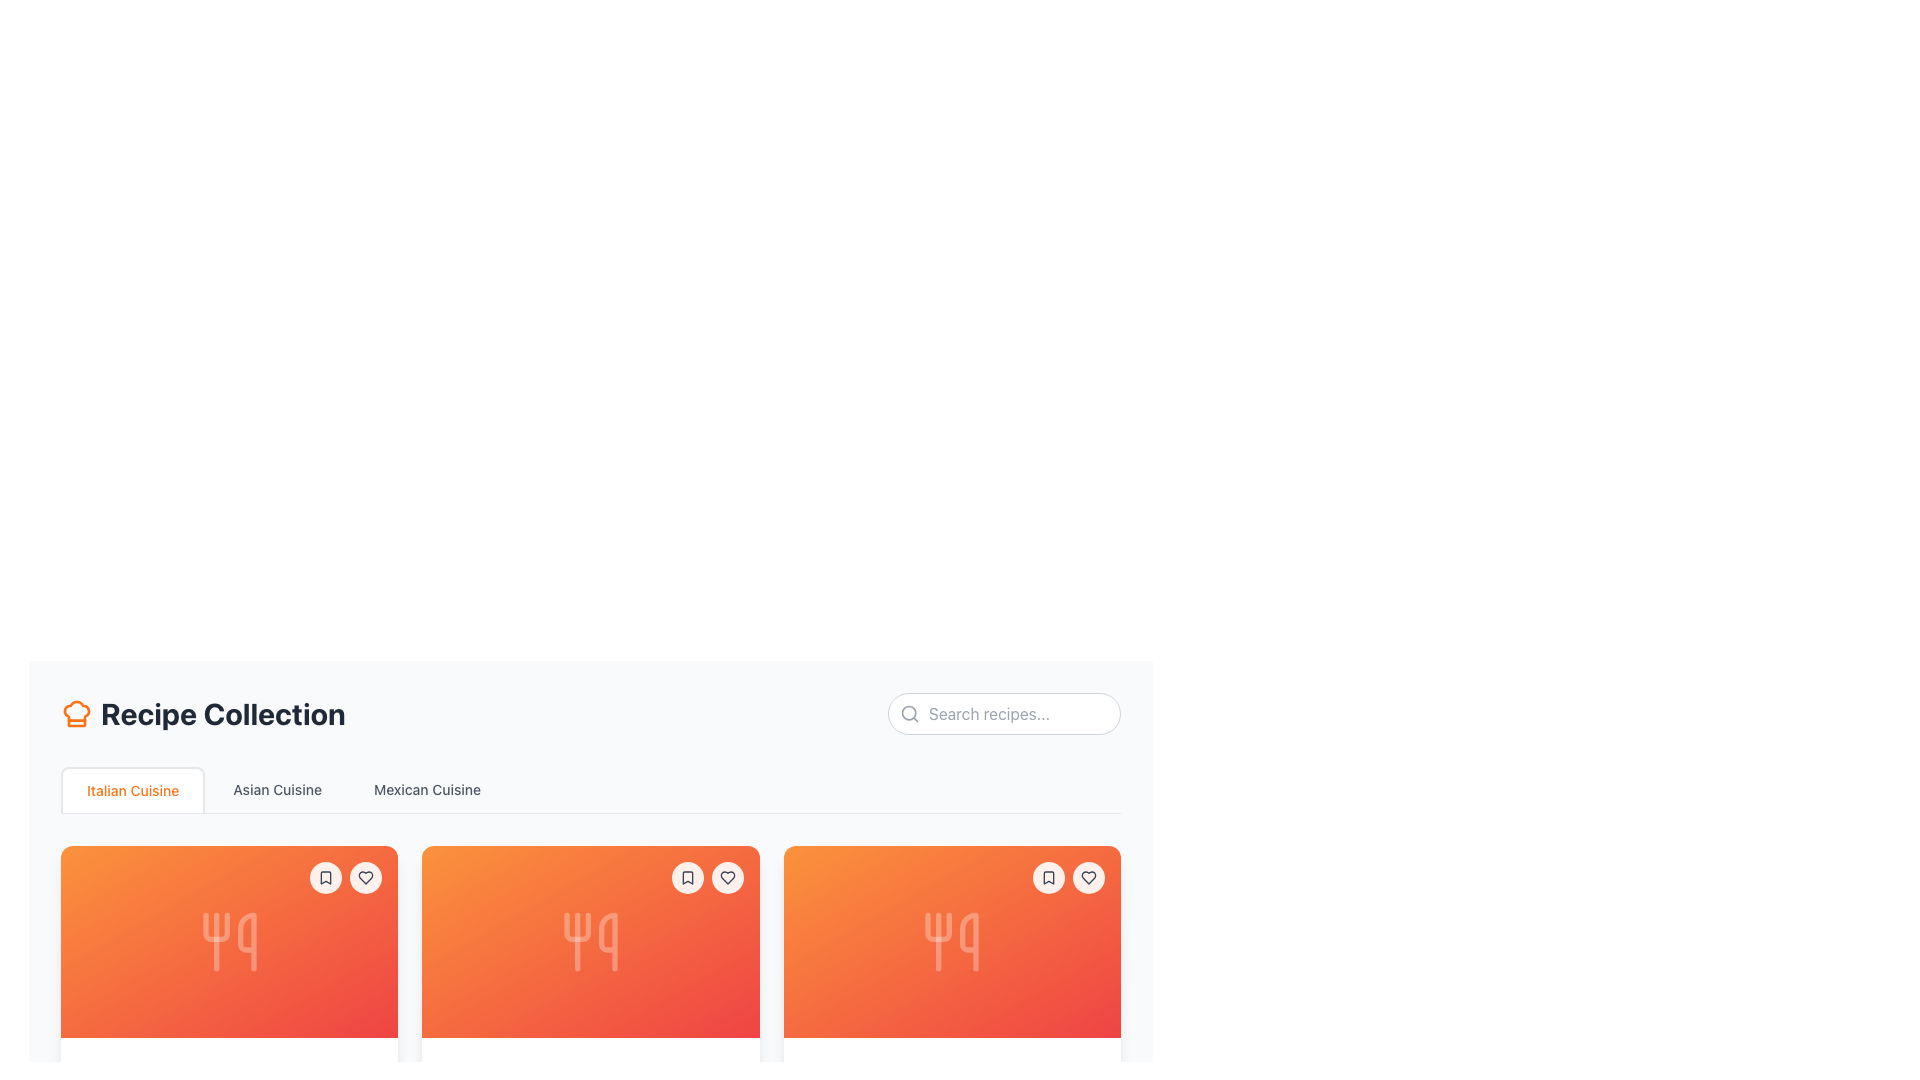 This screenshot has height=1080, width=1920. Describe the element at coordinates (726, 877) in the screenshot. I see `the 'like' icon located in the top-right corner of the first card under the Italian Cuisine section` at that location.